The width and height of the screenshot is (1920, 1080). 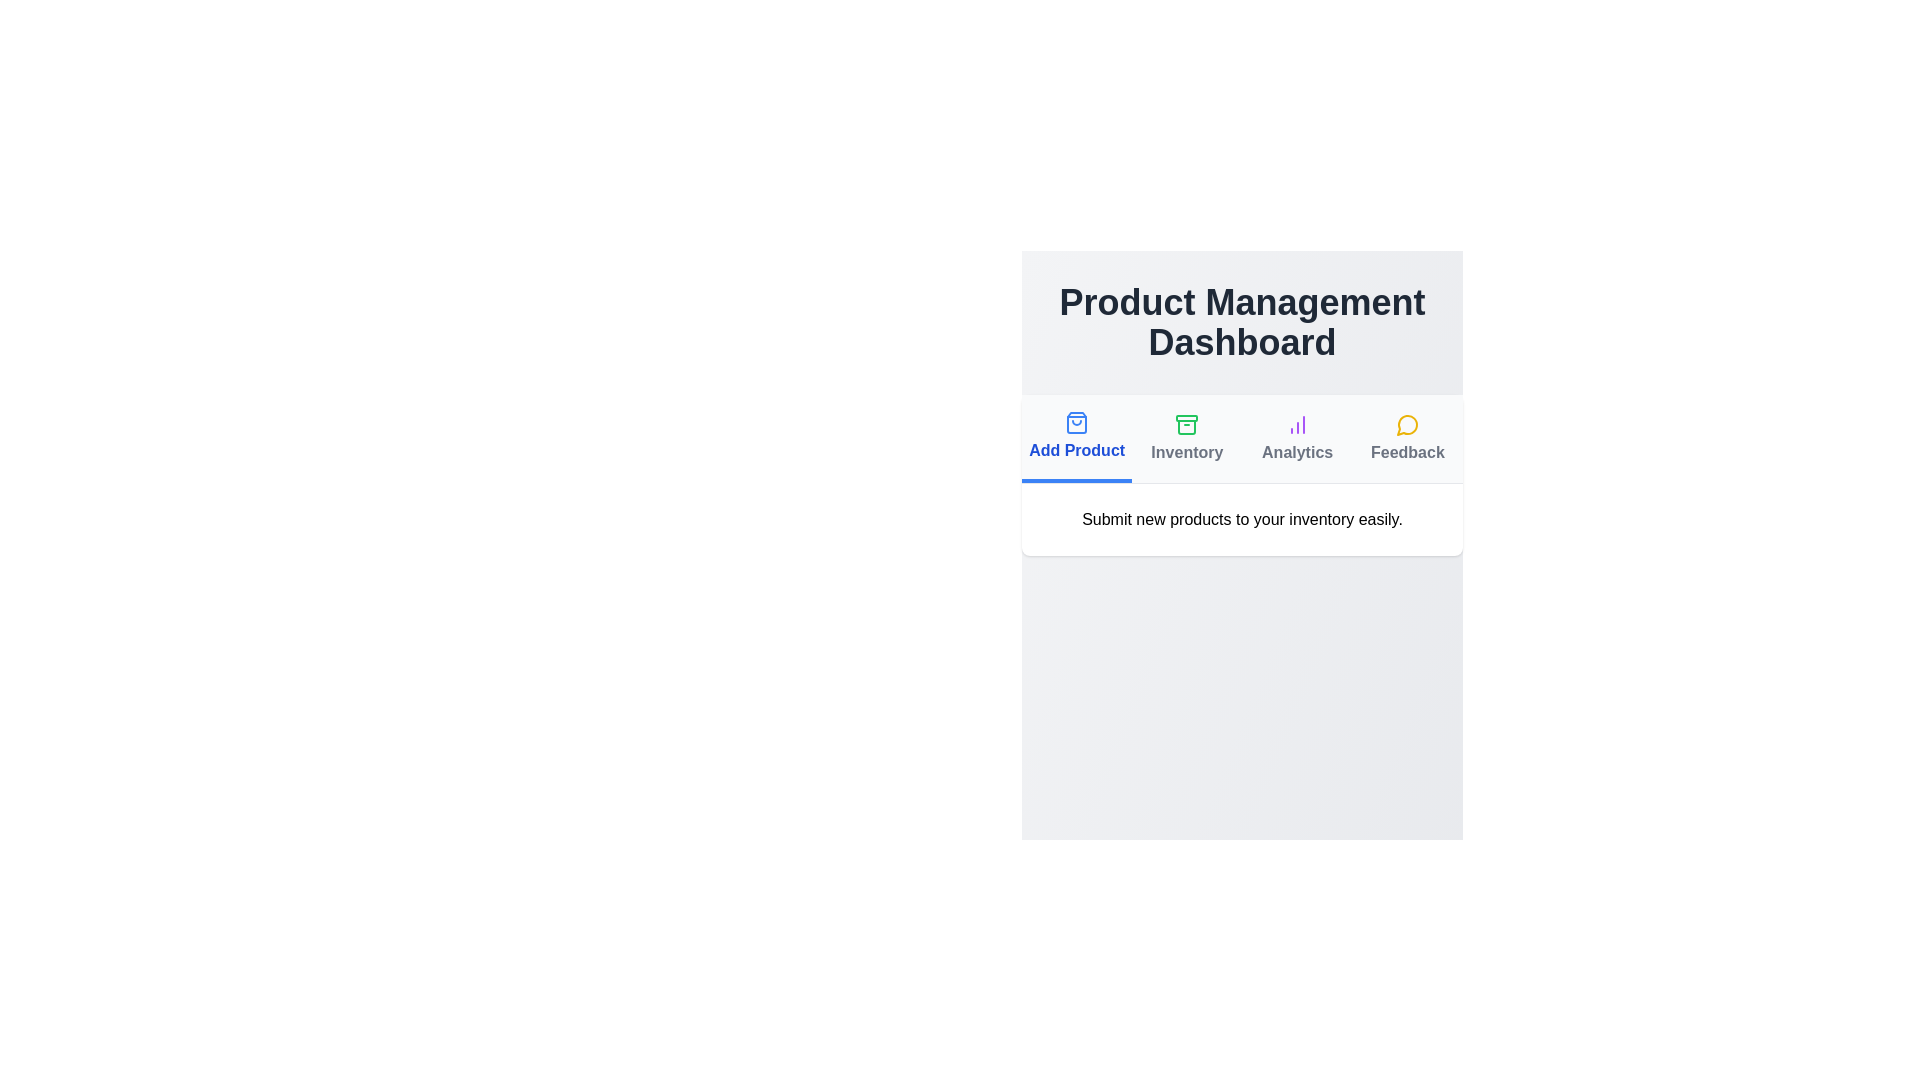 What do you see at coordinates (1076, 422) in the screenshot?
I see `the 'Add Product' icon located in the navigation panel, which is the first icon from the left above the text 'Add Product'` at bounding box center [1076, 422].